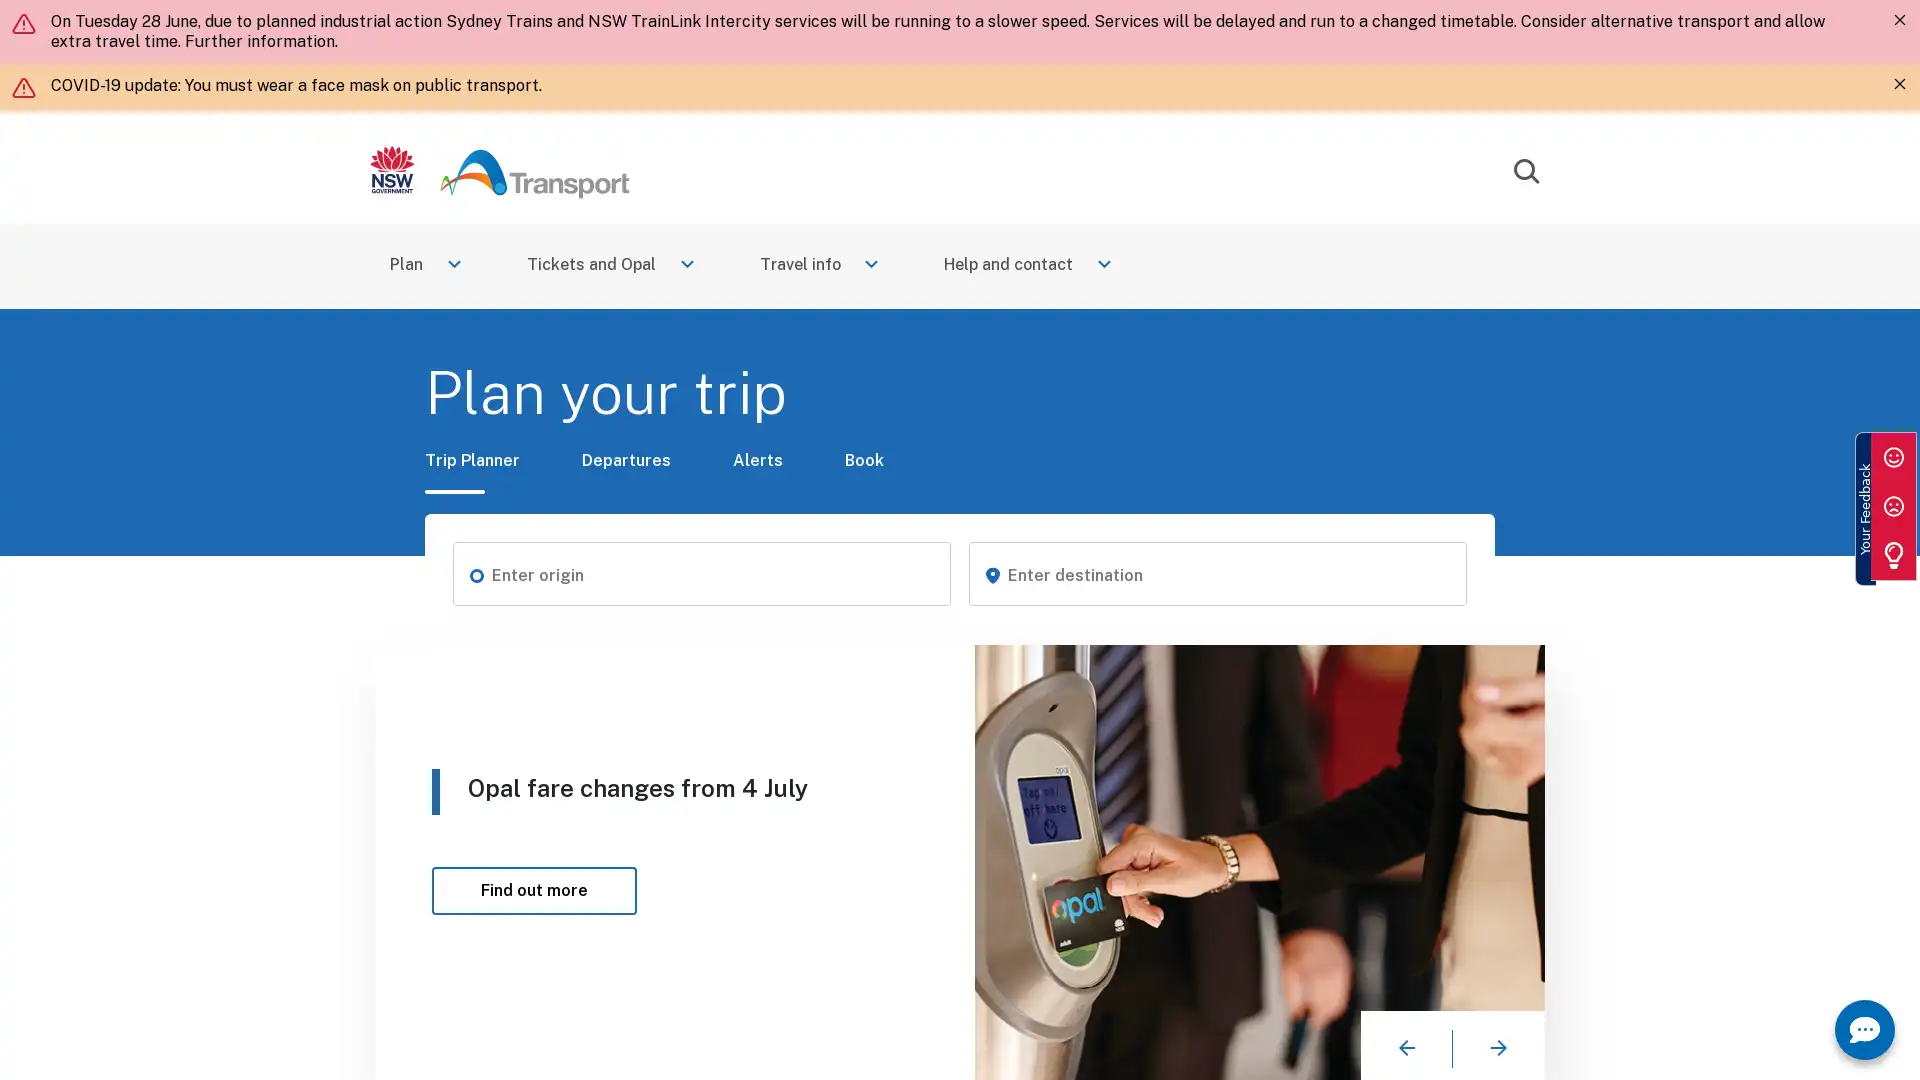 The width and height of the screenshot is (1920, 1080). What do you see at coordinates (821, 265) in the screenshot?
I see `Travel info` at bounding box center [821, 265].